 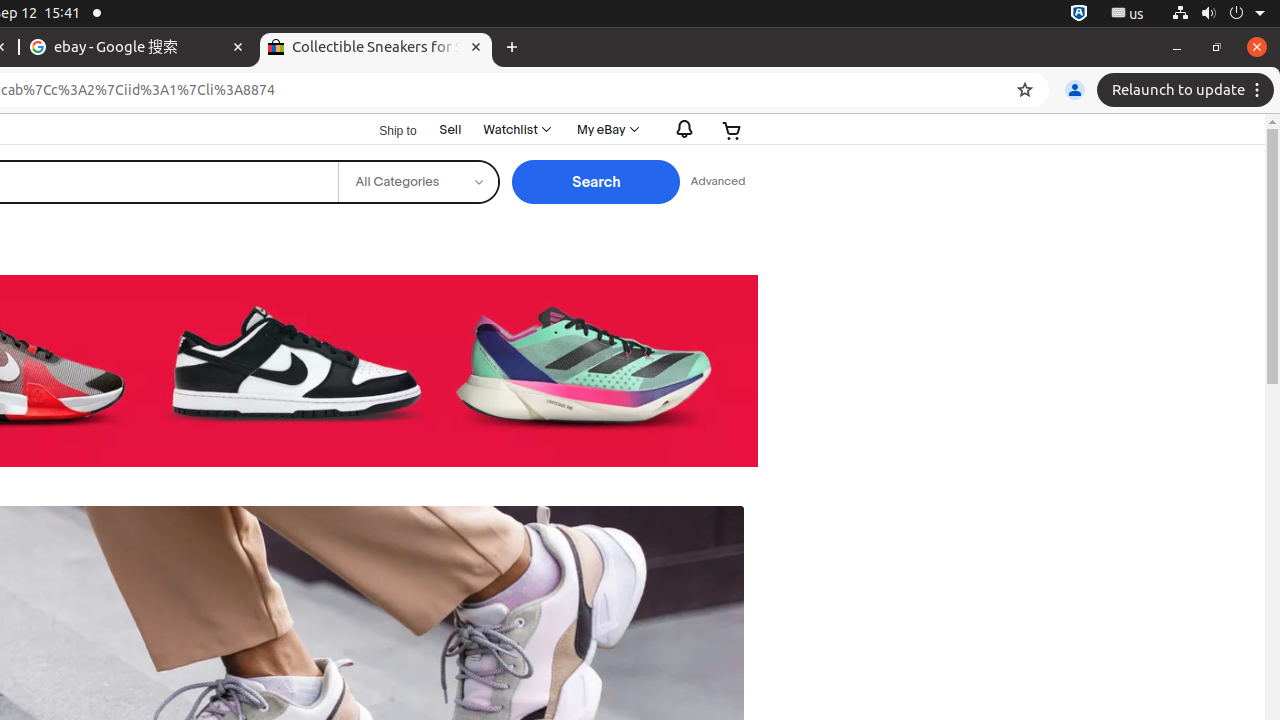 I want to click on 'New Tab', so click(x=512, y=46).